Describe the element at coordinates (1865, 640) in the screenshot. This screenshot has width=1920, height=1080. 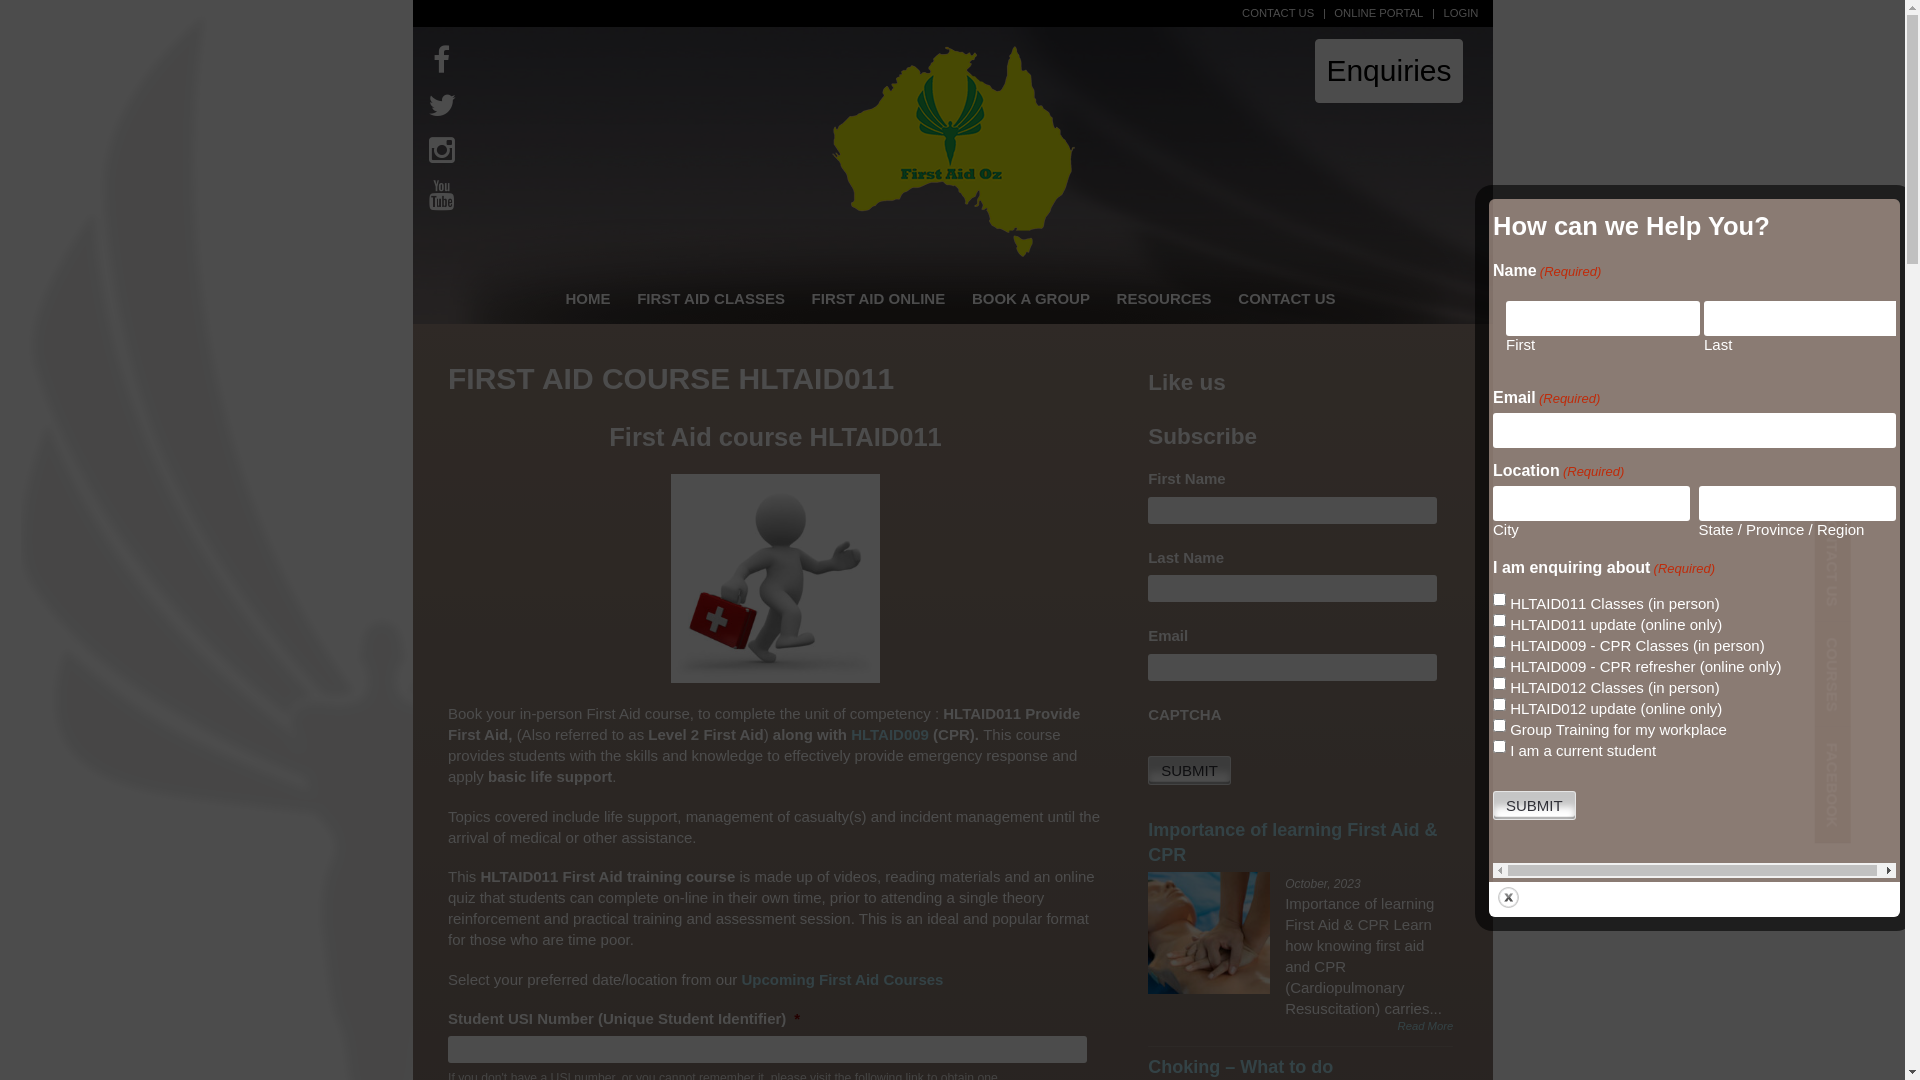
I see `'COURSES'` at that location.